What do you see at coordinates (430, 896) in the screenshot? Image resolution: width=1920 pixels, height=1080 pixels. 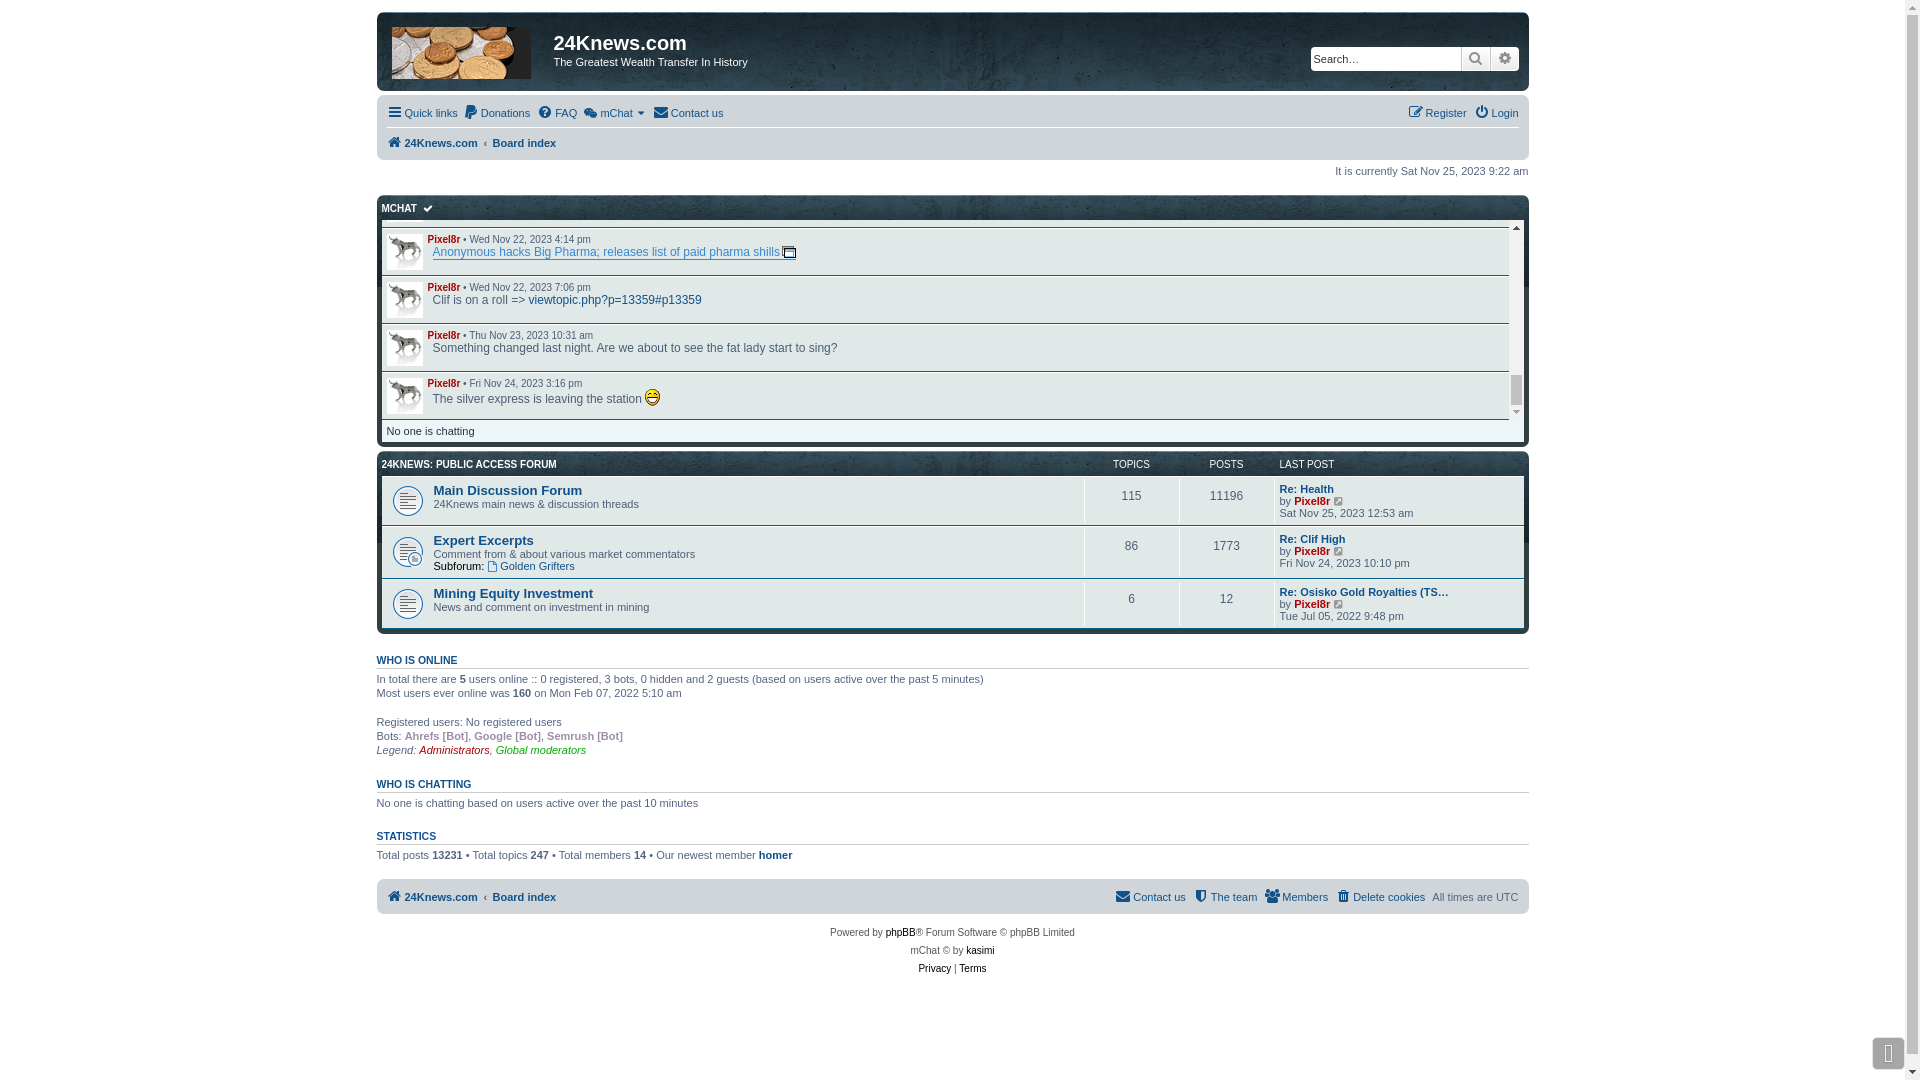 I see `'24Knews.com'` at bounding box center [430, 896].